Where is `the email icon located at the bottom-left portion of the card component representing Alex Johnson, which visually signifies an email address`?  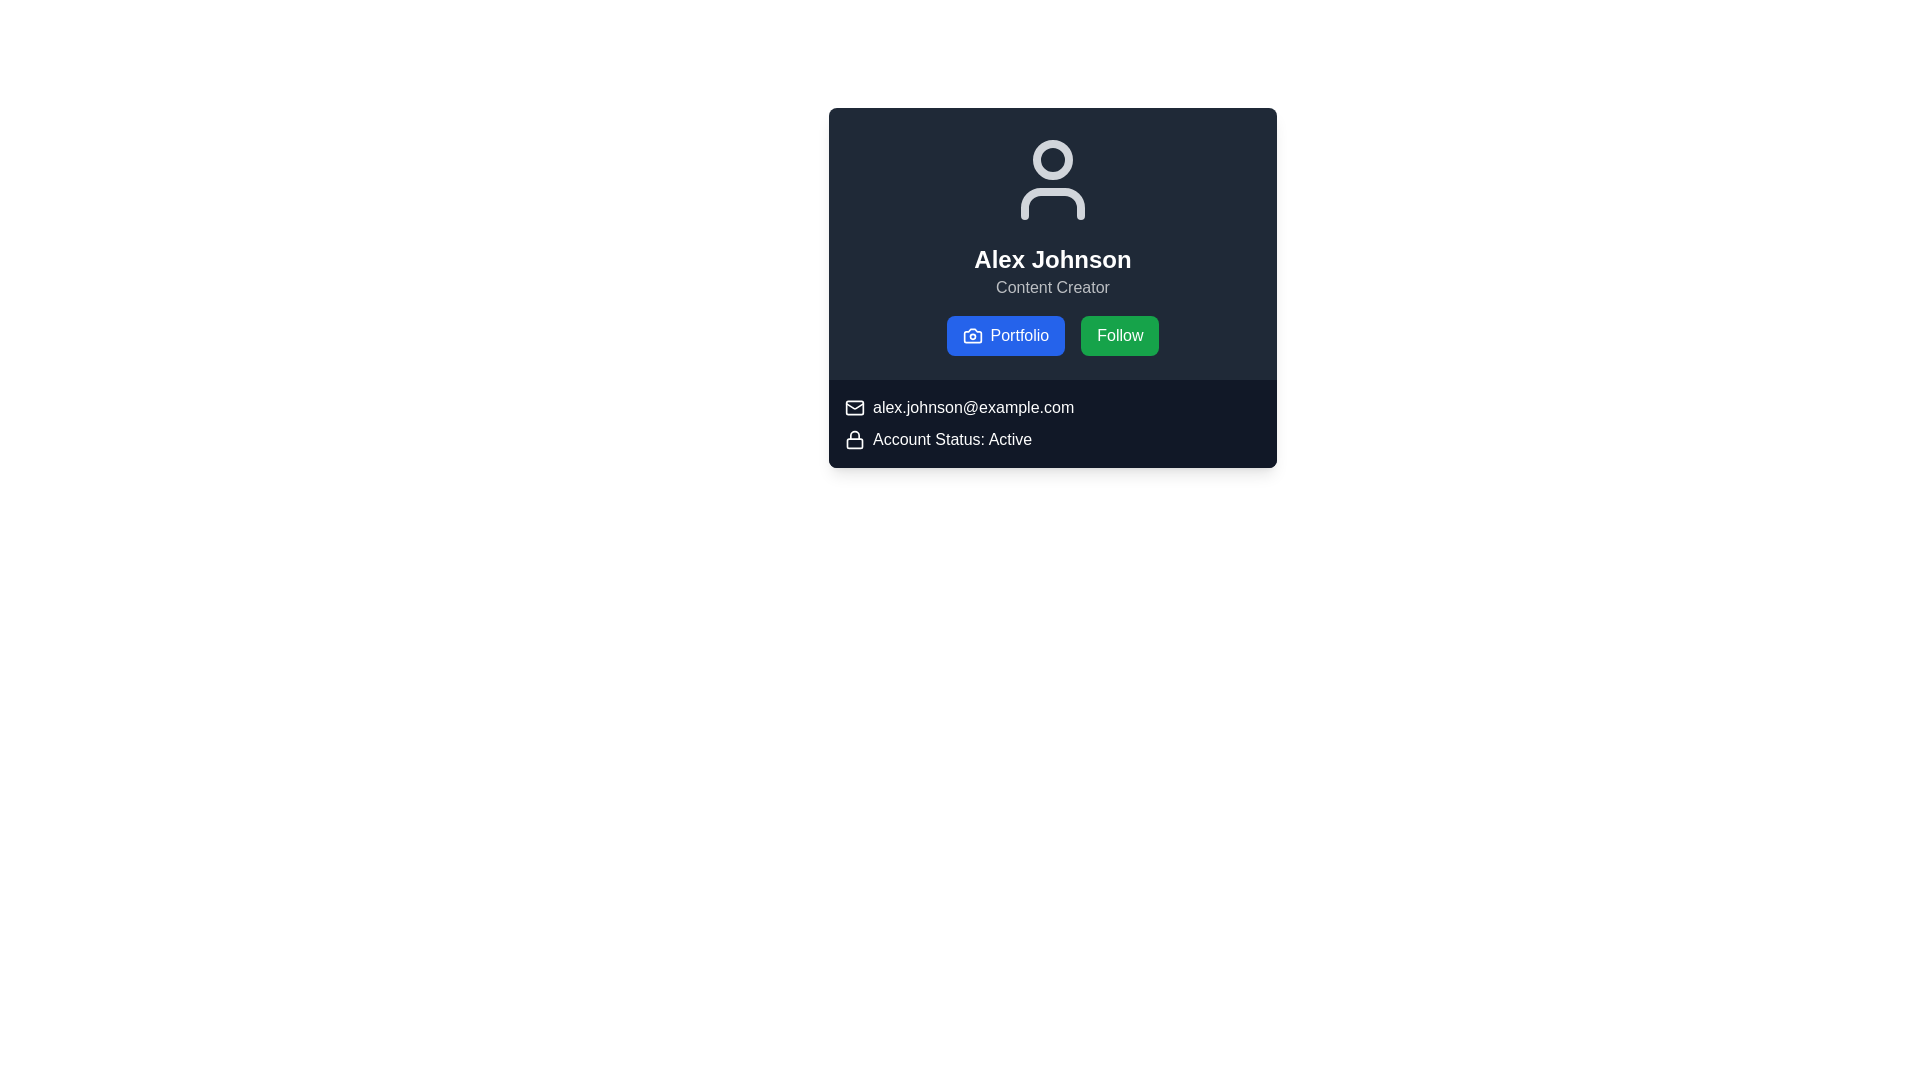
the email icon located at the bottom-left portion of the card component representing Alex Johnson, which visually signifies an email address is located at coordinates (854, 407).